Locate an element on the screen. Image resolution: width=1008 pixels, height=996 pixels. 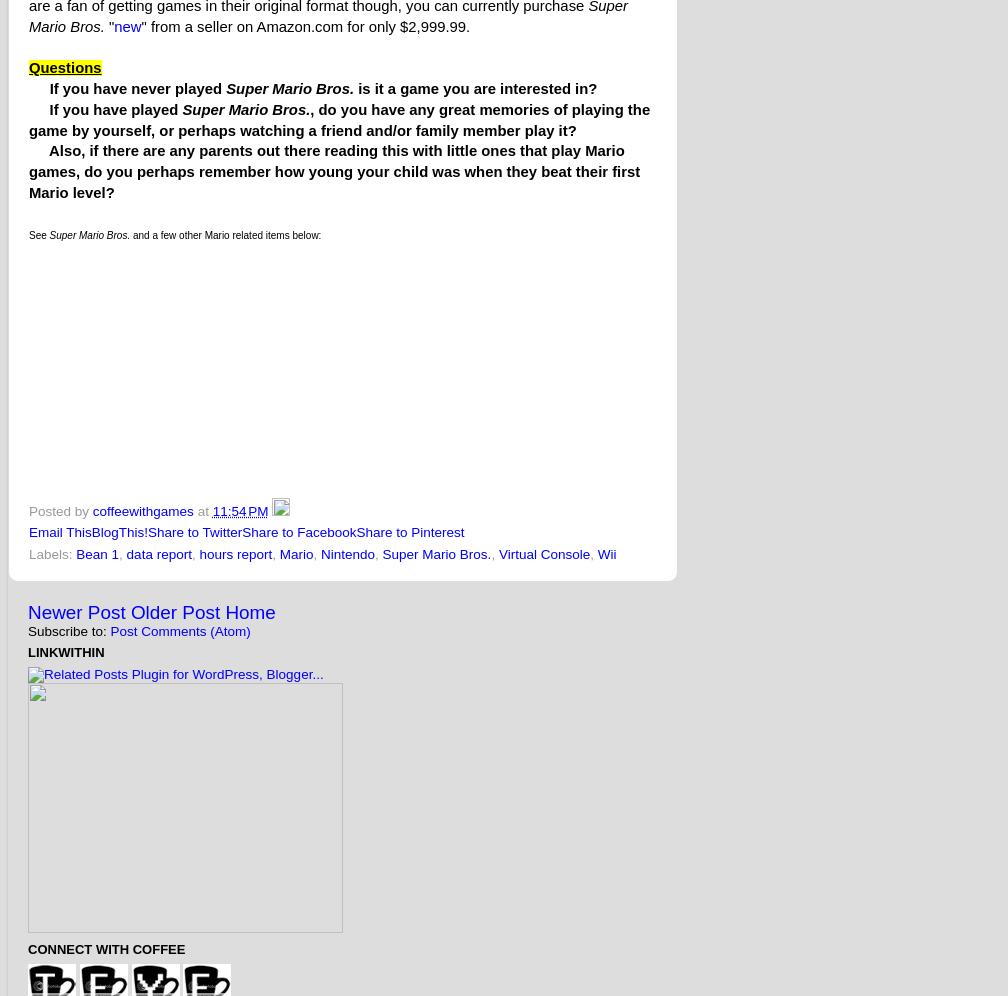
', do you have any great memories of playing the game by yourself, or perhaps watching a friend and/or family member play it?' is located at coordinates (339, 119).